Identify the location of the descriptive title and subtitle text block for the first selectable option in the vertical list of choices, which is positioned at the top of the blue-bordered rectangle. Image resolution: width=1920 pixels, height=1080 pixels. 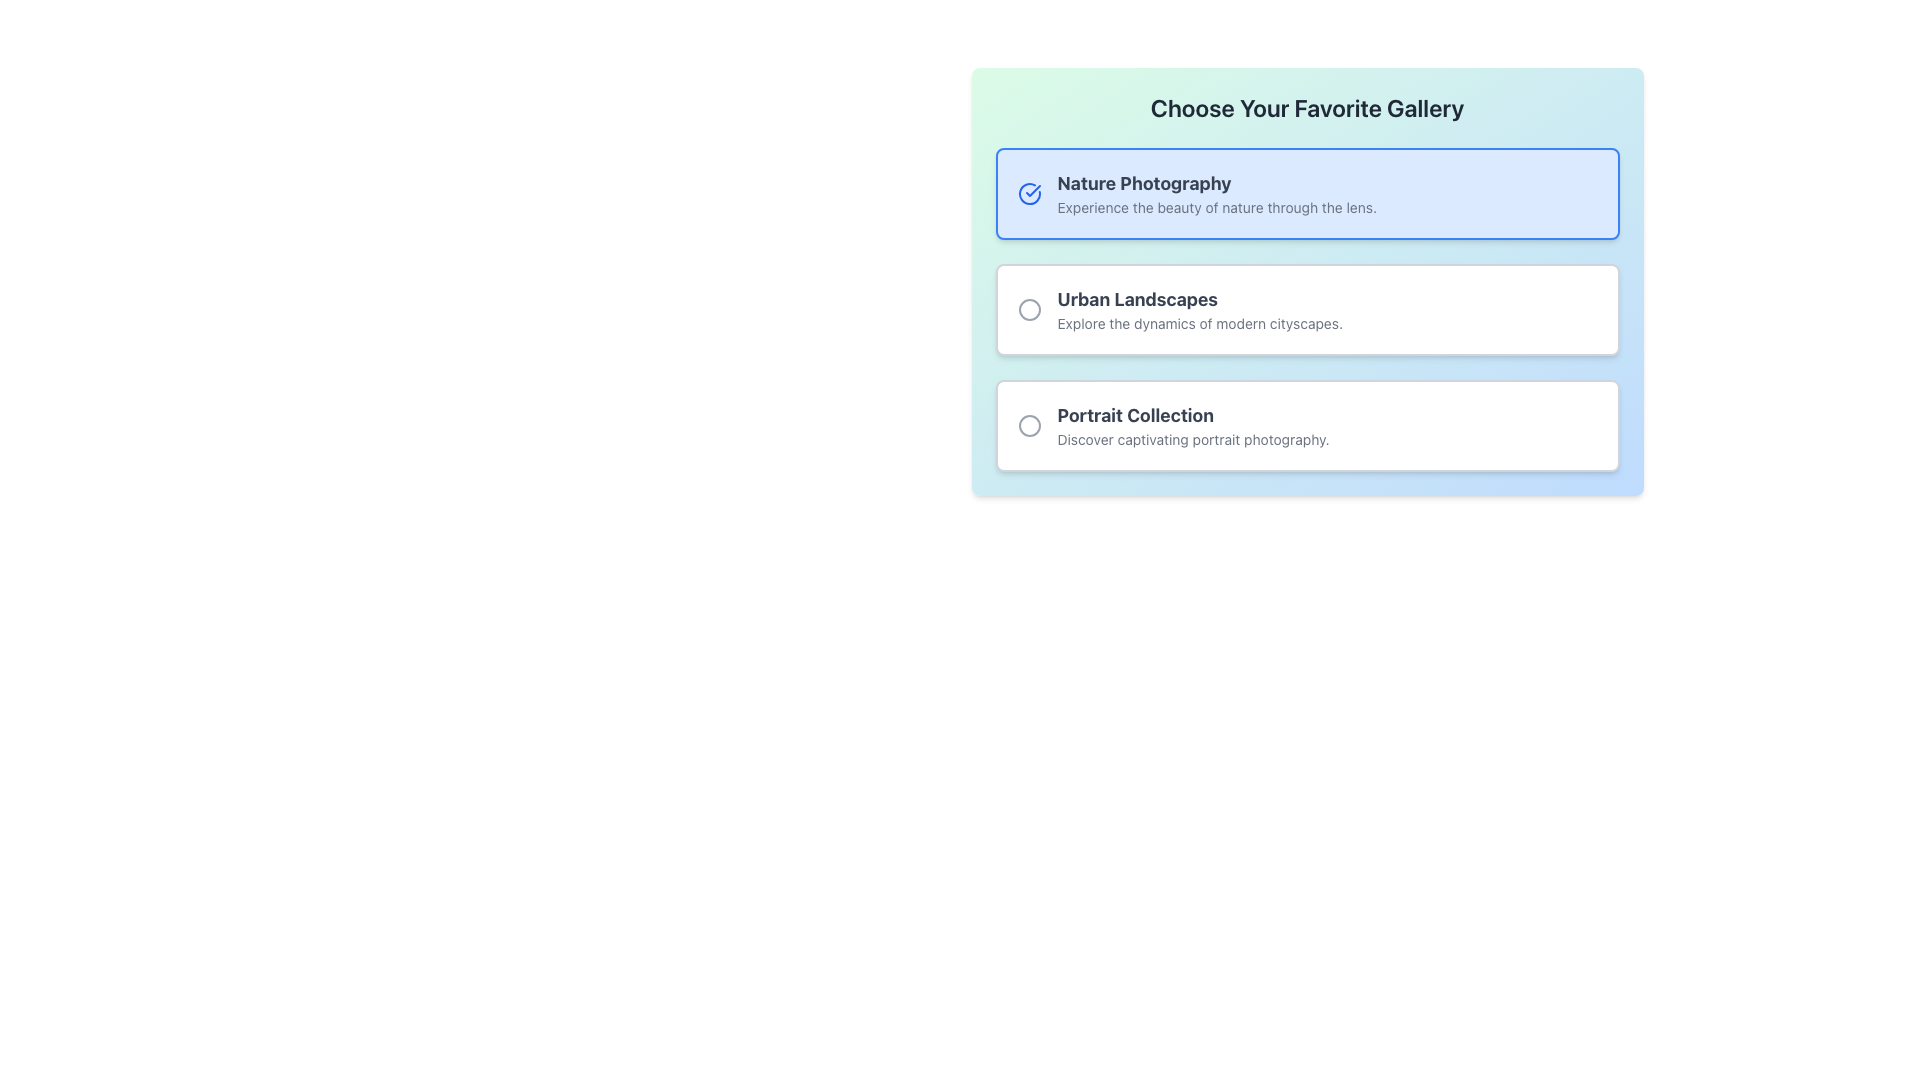
(1216, 193).